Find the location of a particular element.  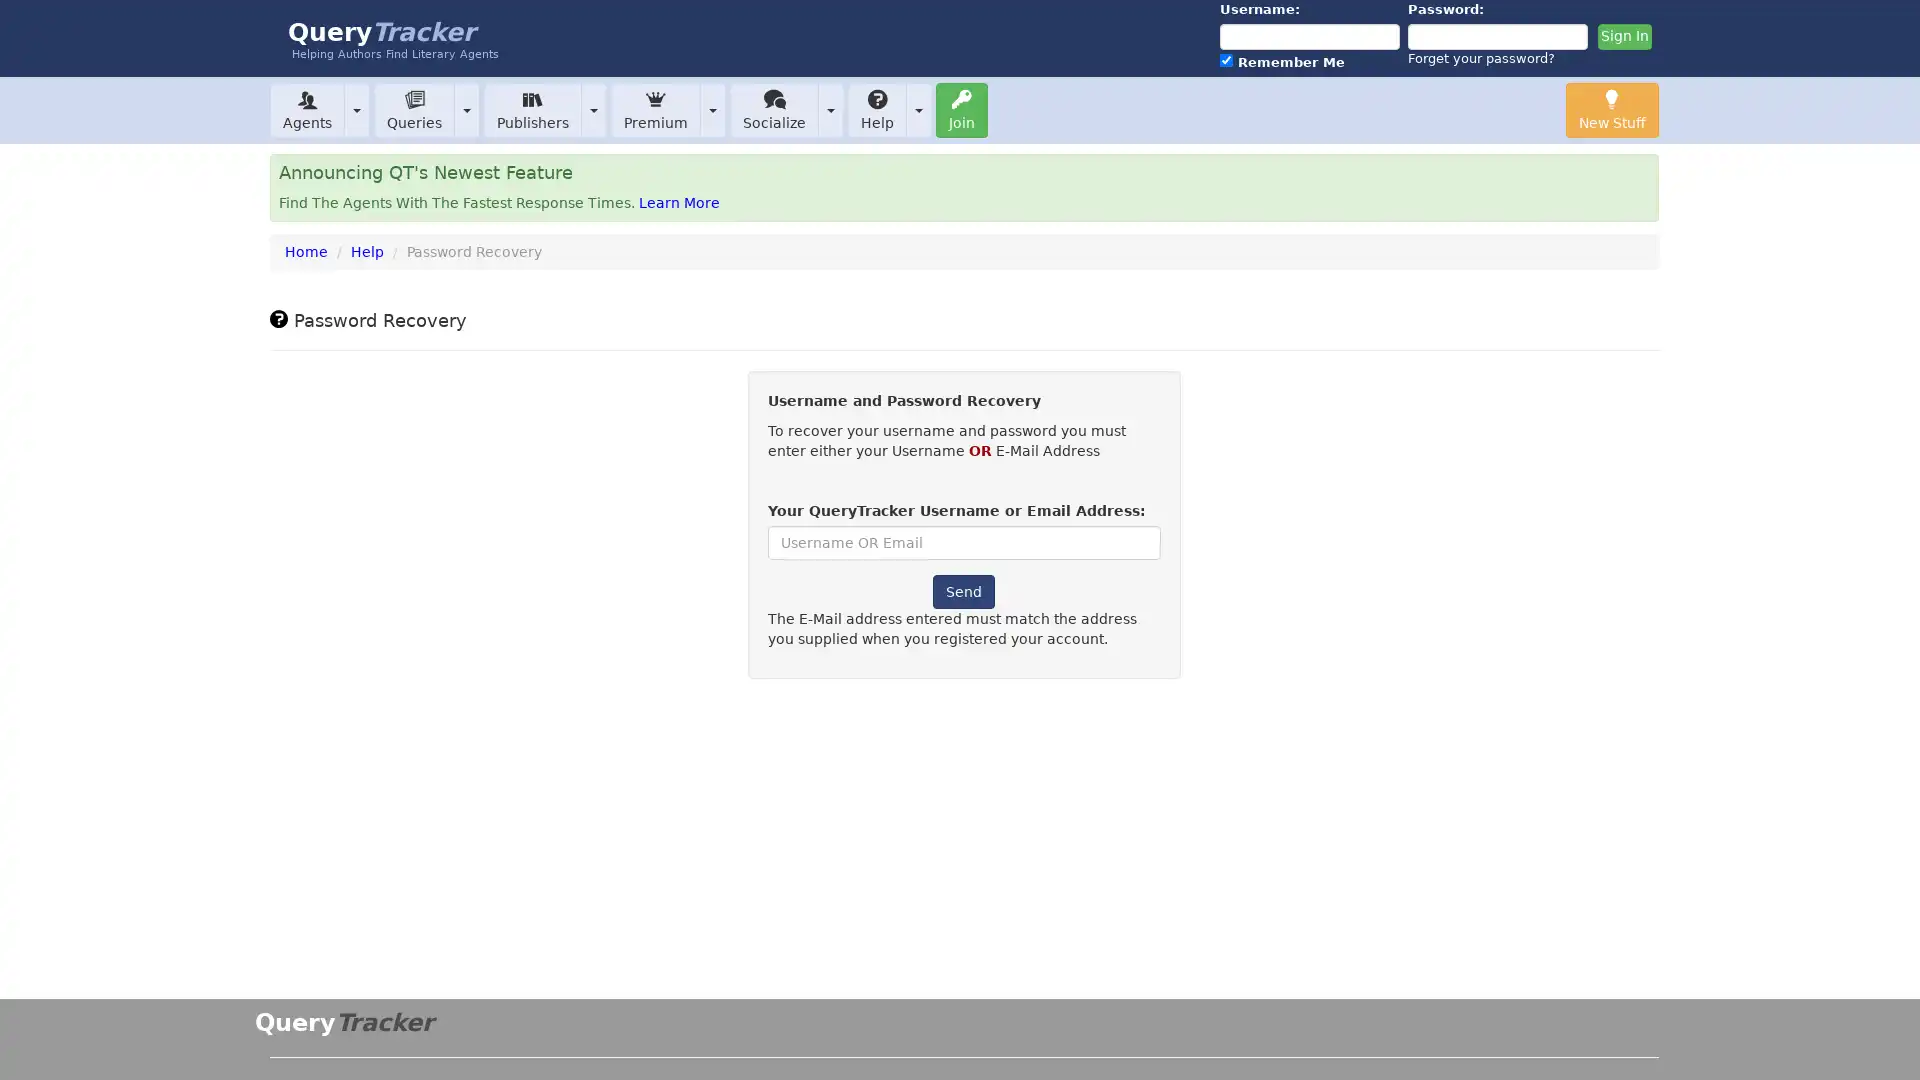

Toggle Dropdown is located at coordinates (830, 109).